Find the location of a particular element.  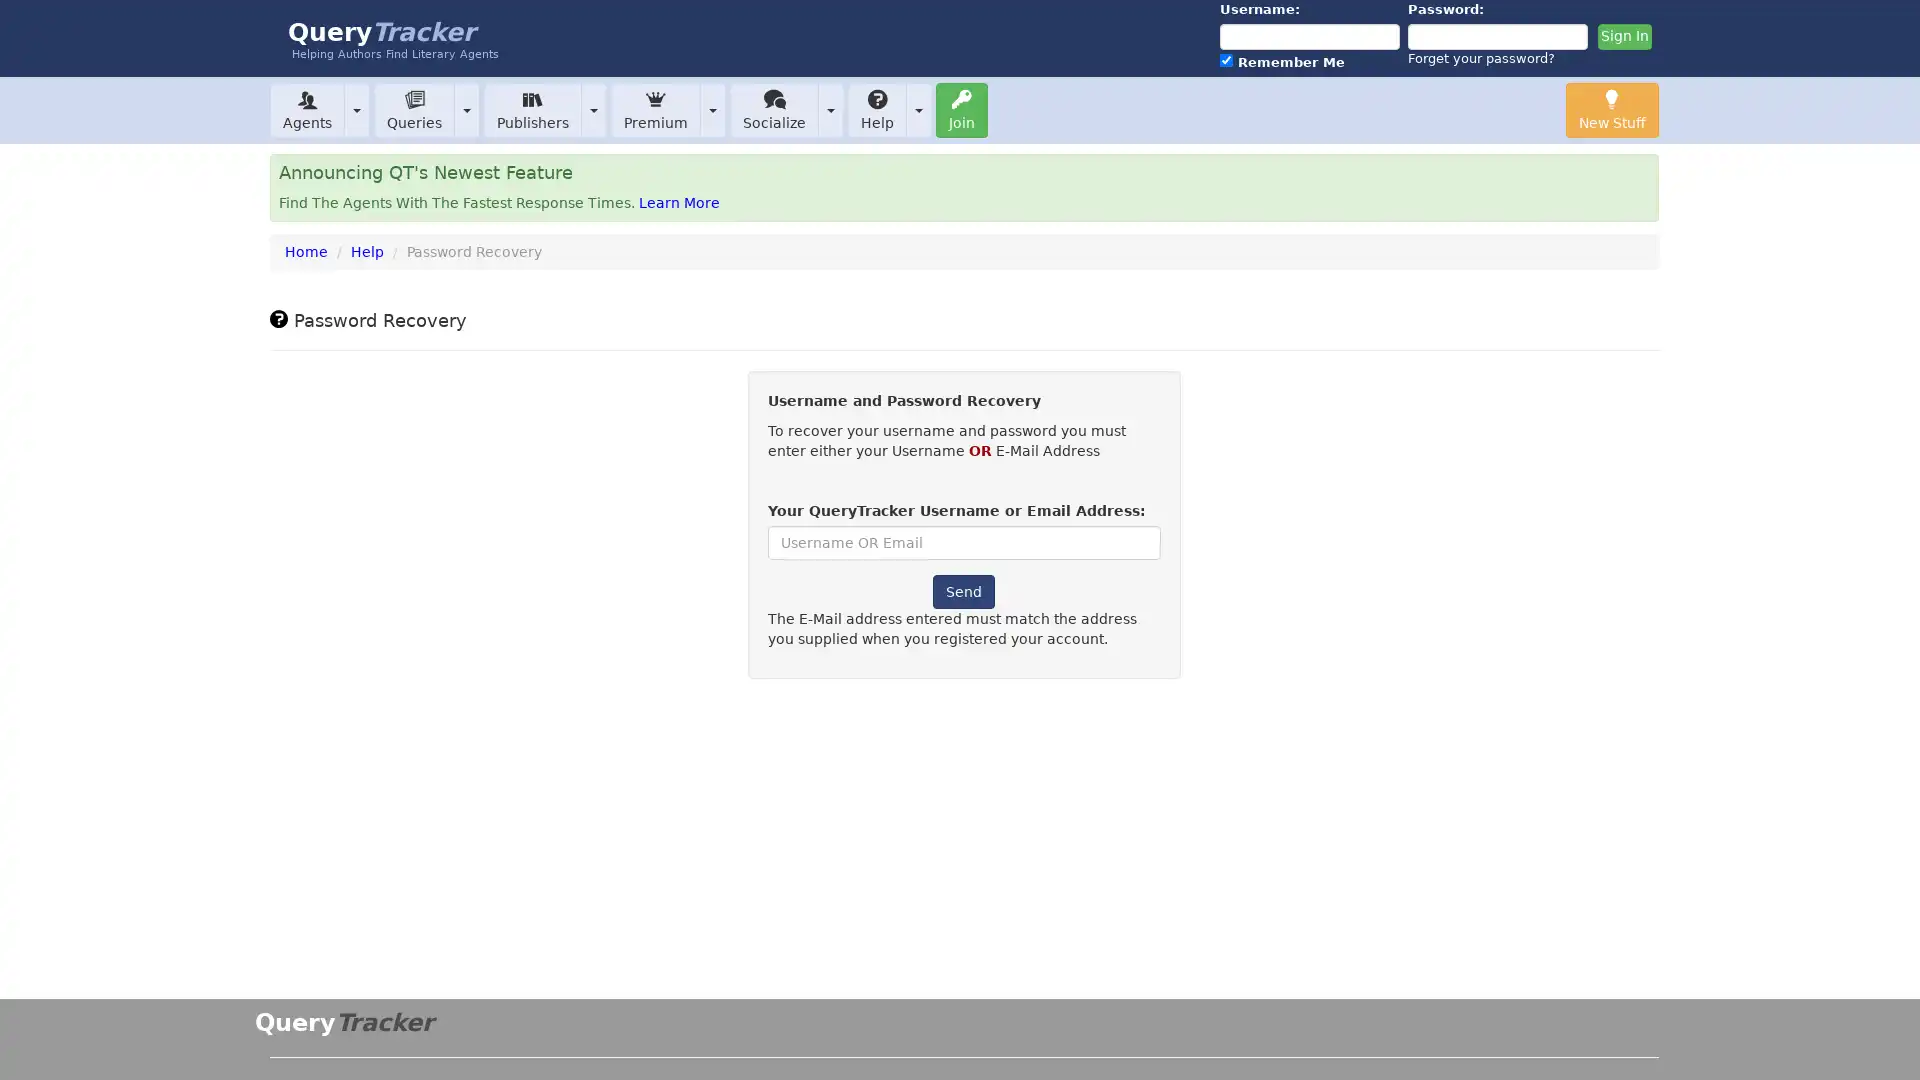

Toggle Dropdown is located at coordinates (830, 109).